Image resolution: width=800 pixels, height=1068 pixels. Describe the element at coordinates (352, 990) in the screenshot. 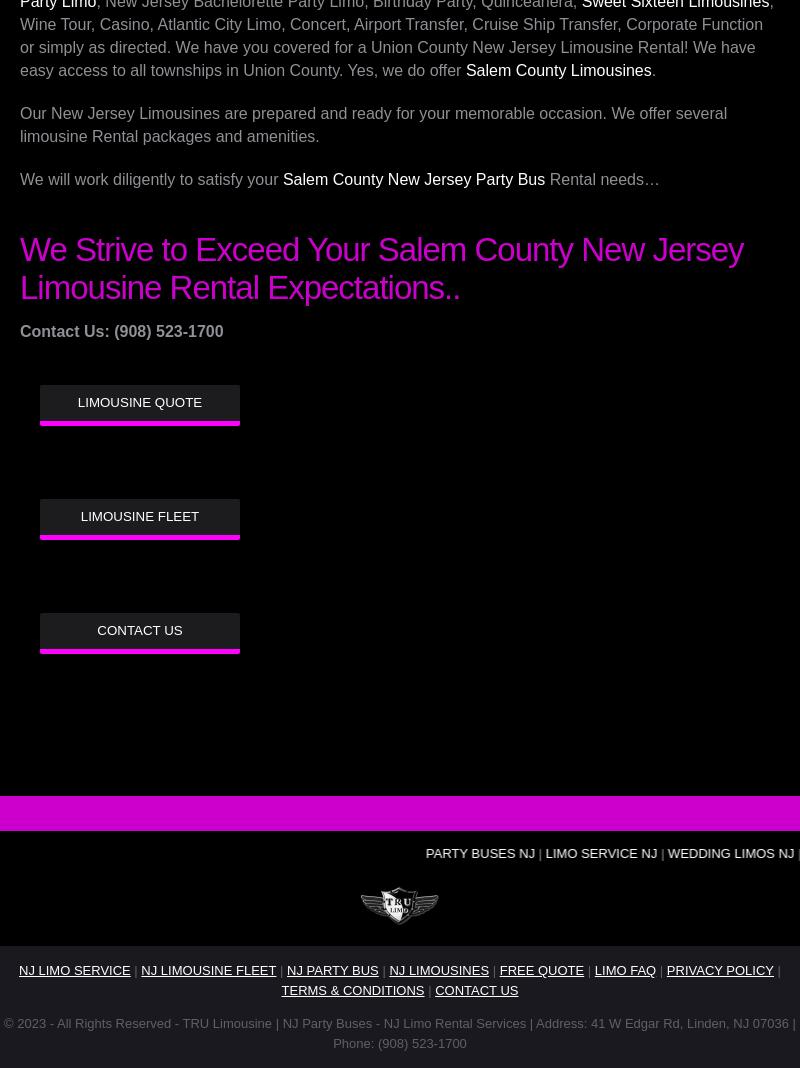

I see `'TERMS & CONDITIONS'` at that location.